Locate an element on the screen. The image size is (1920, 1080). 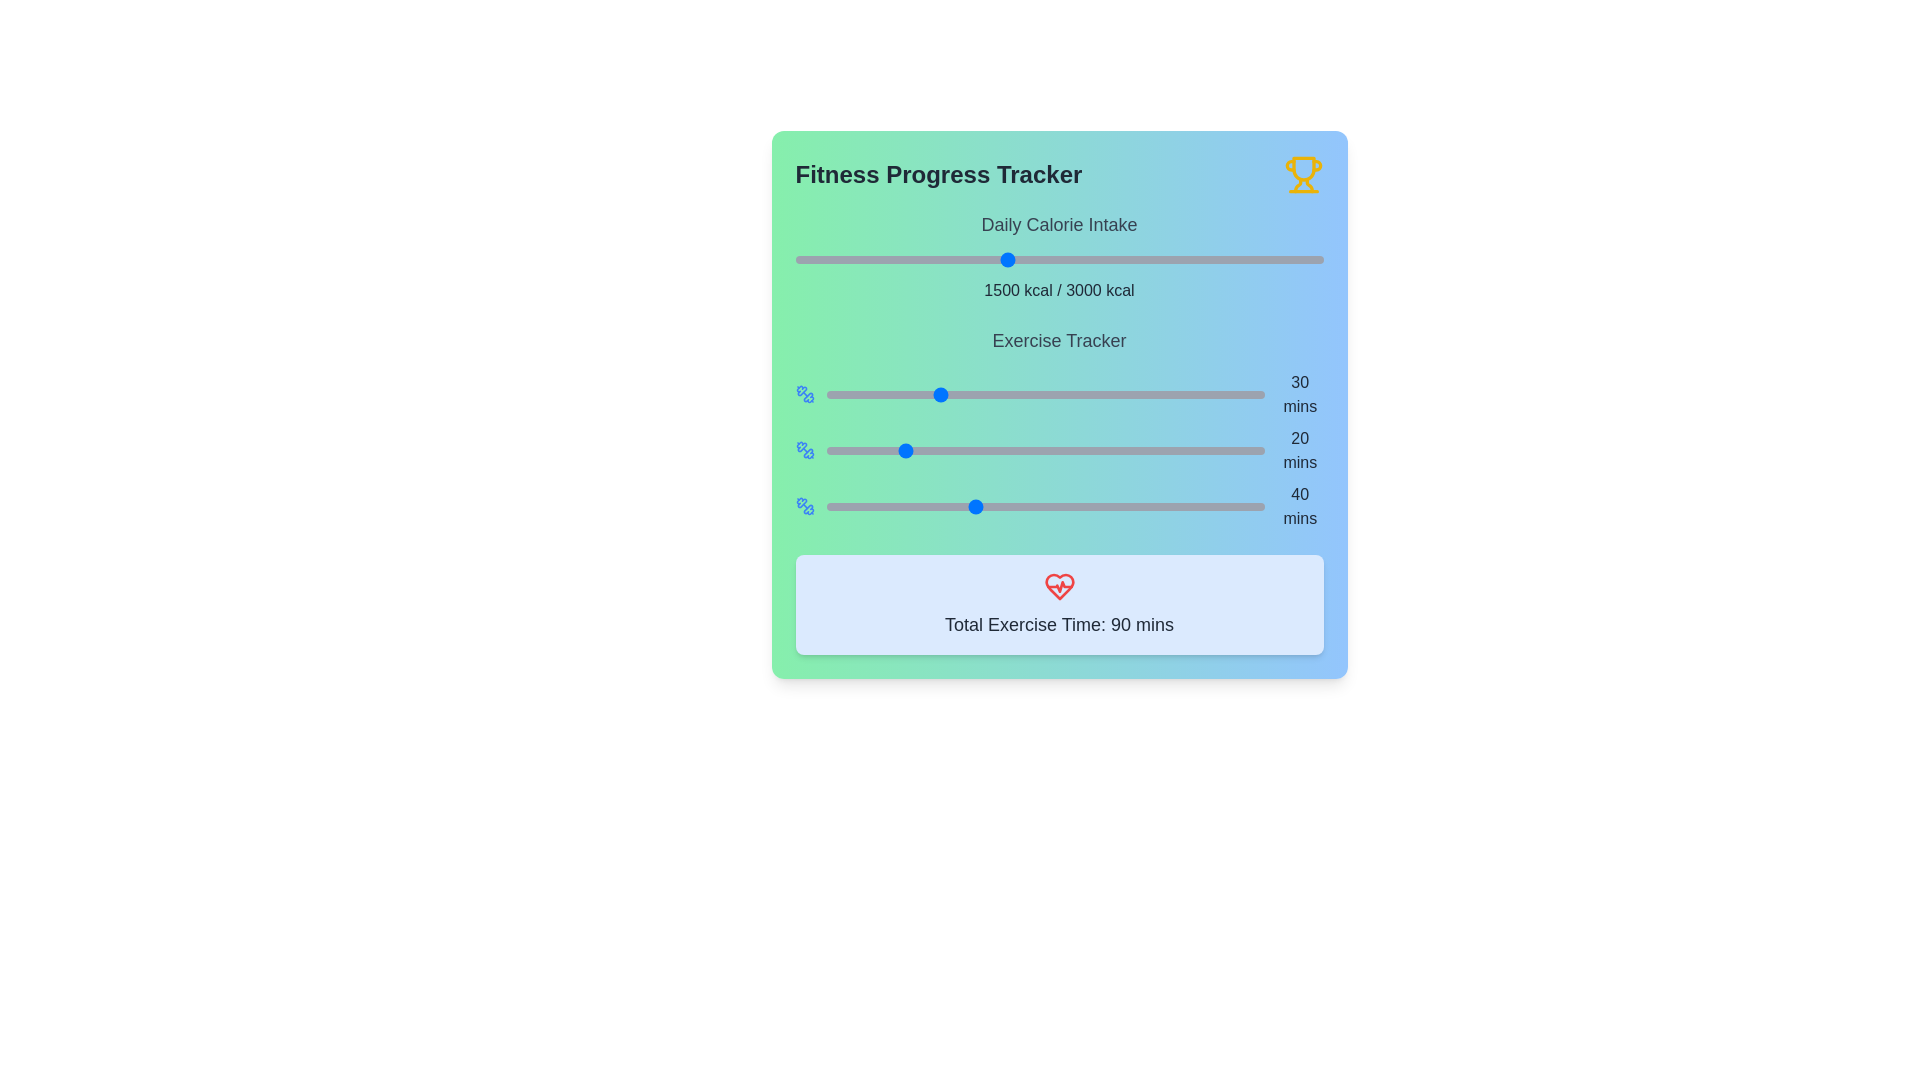
the text label displaying '30 mins' which is located to the right of the second slider bar in the 'Exercise Tracker' section is located at coordinates (1300, 394).